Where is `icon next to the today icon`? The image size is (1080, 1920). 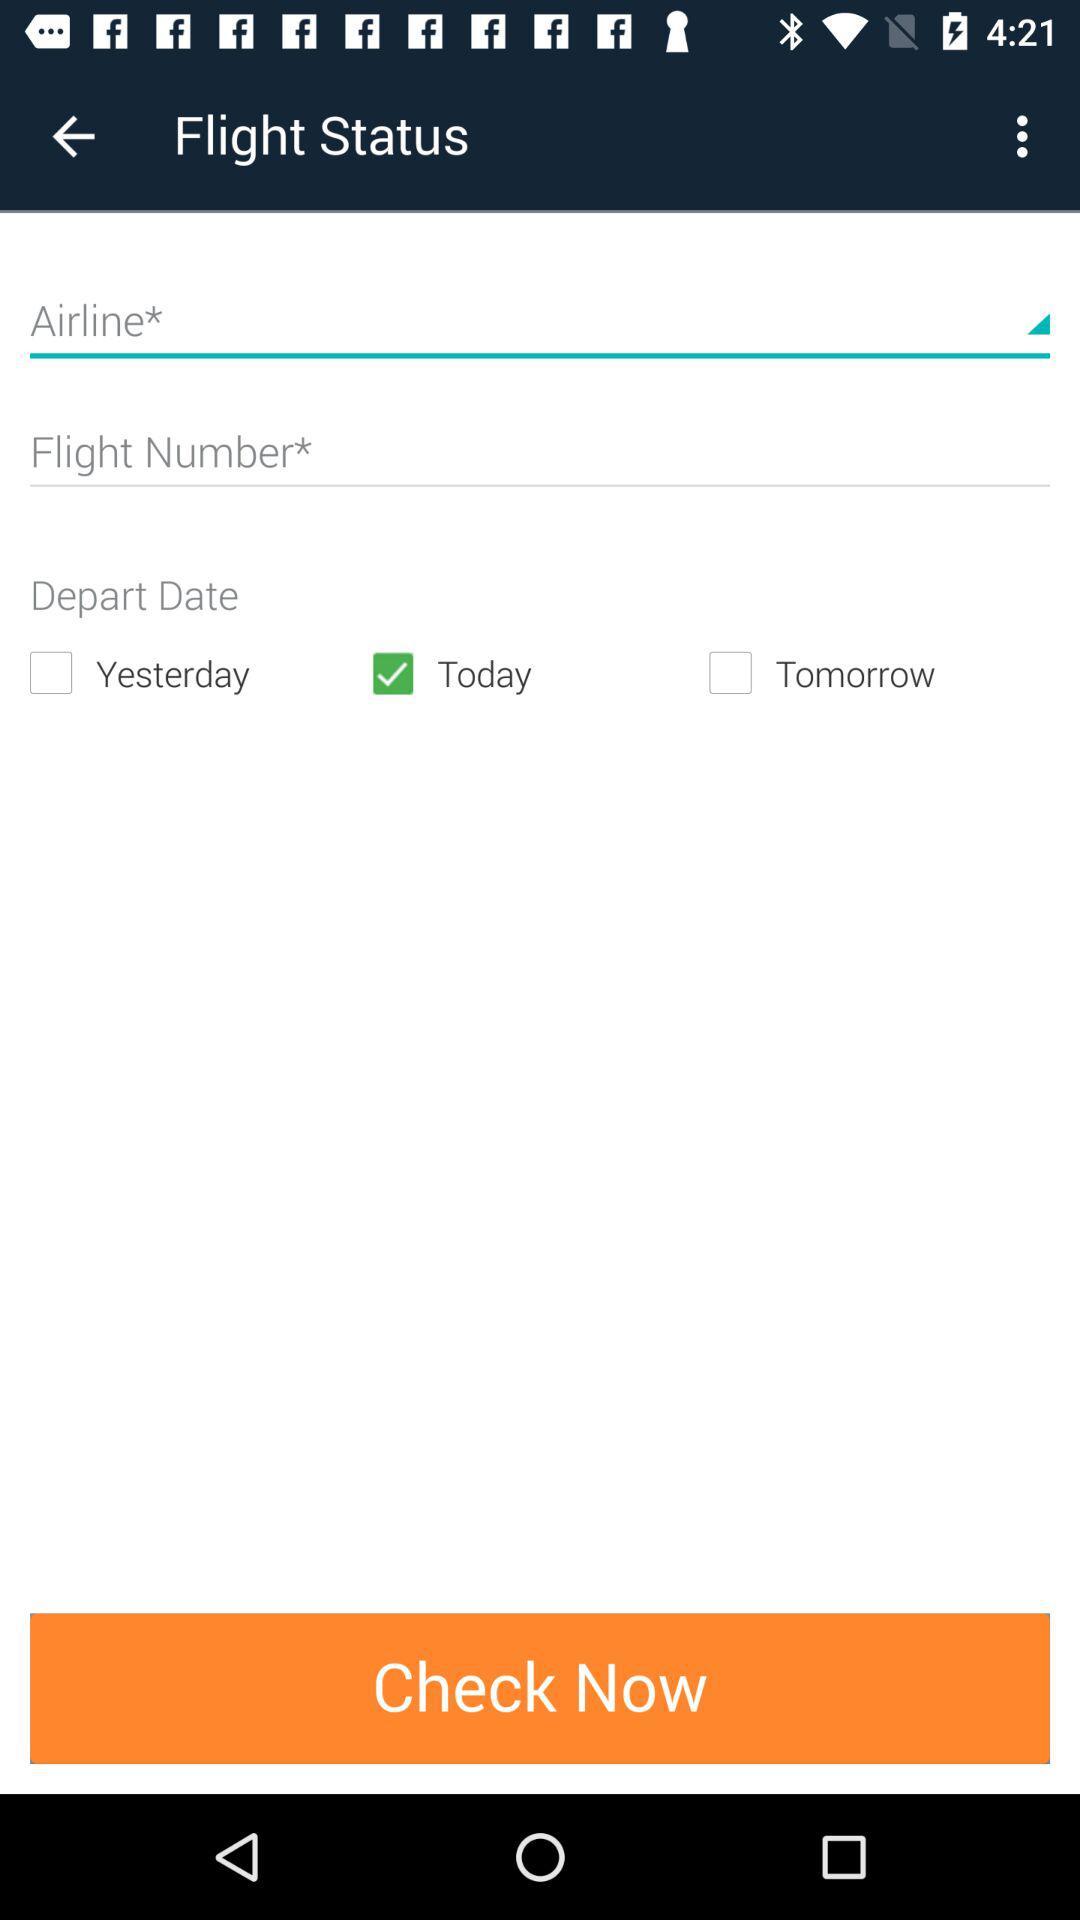 icon next to the today icon is located at coordinates (199, 673).